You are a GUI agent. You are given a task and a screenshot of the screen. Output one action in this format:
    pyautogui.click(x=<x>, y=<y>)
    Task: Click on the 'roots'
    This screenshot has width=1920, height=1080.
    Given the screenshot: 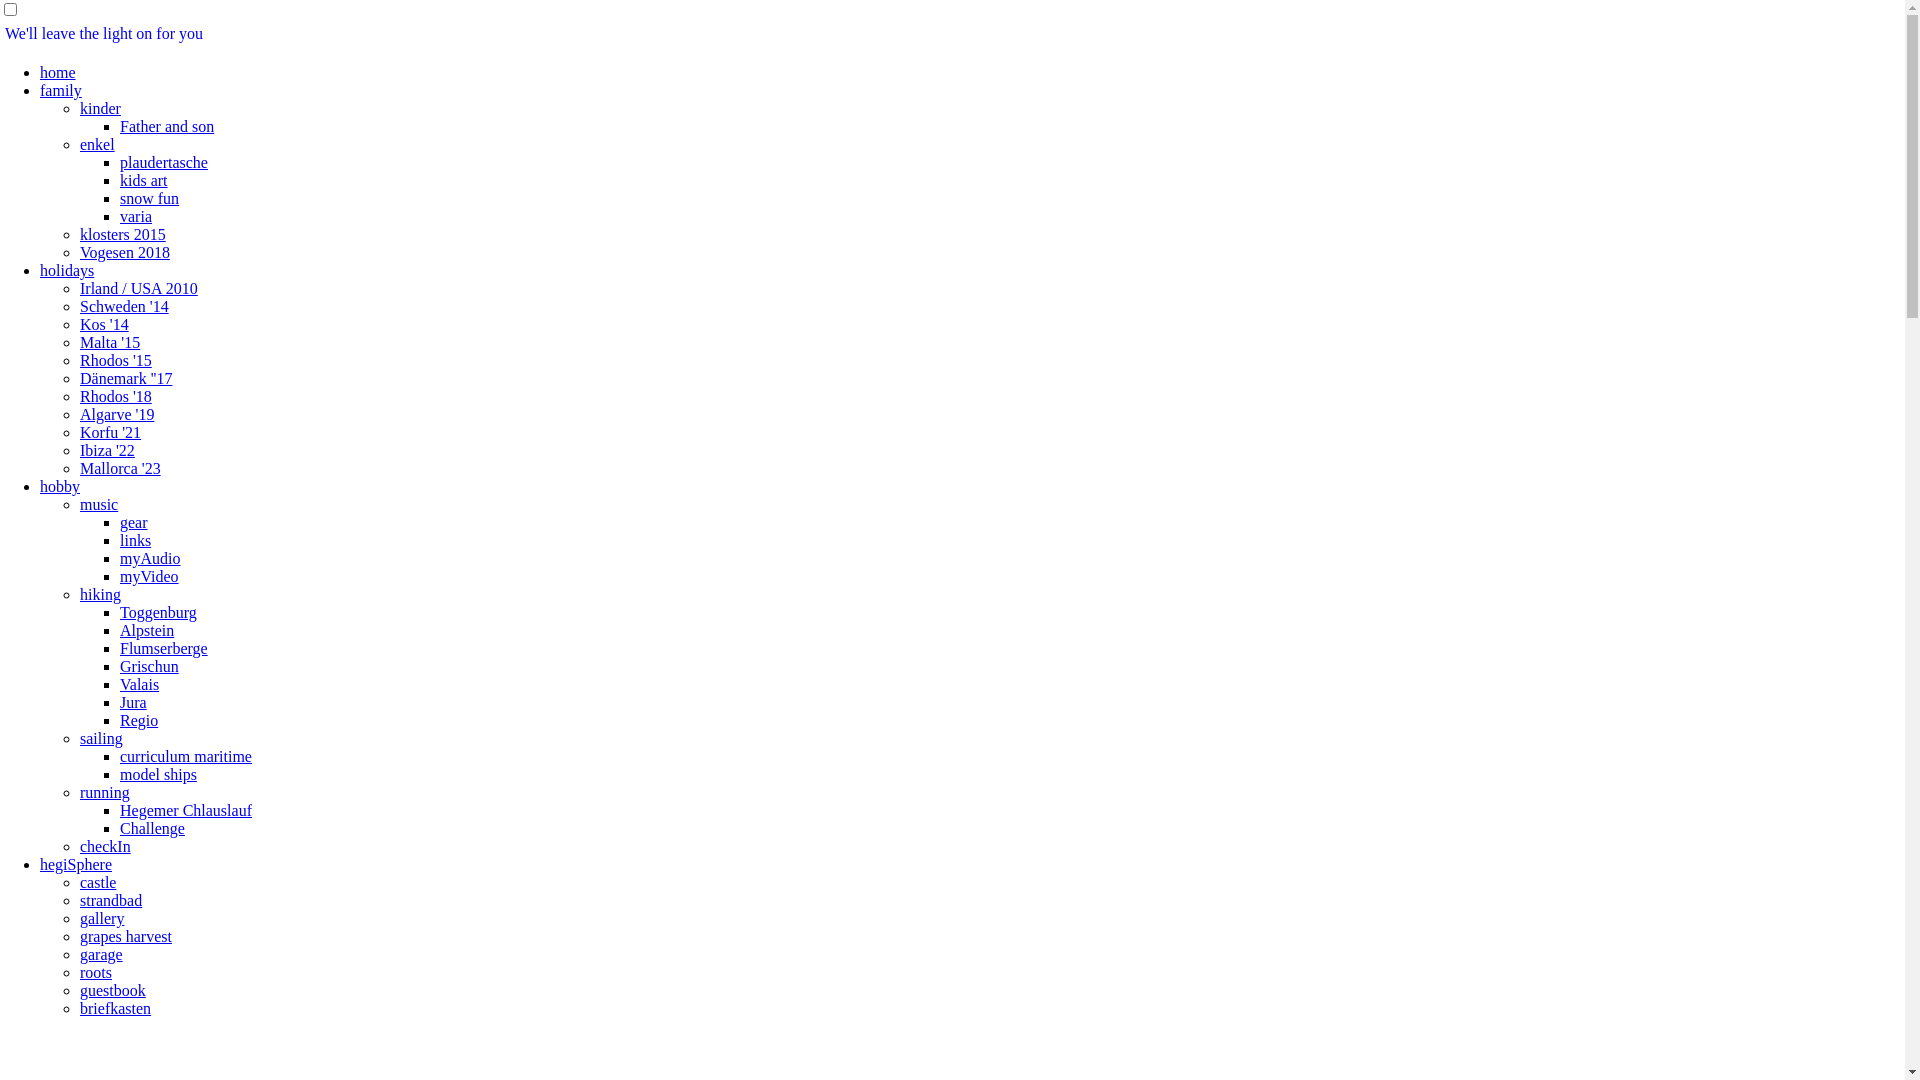 What is the action you would take?
    pyautogui.click(x=95, y=971)
    